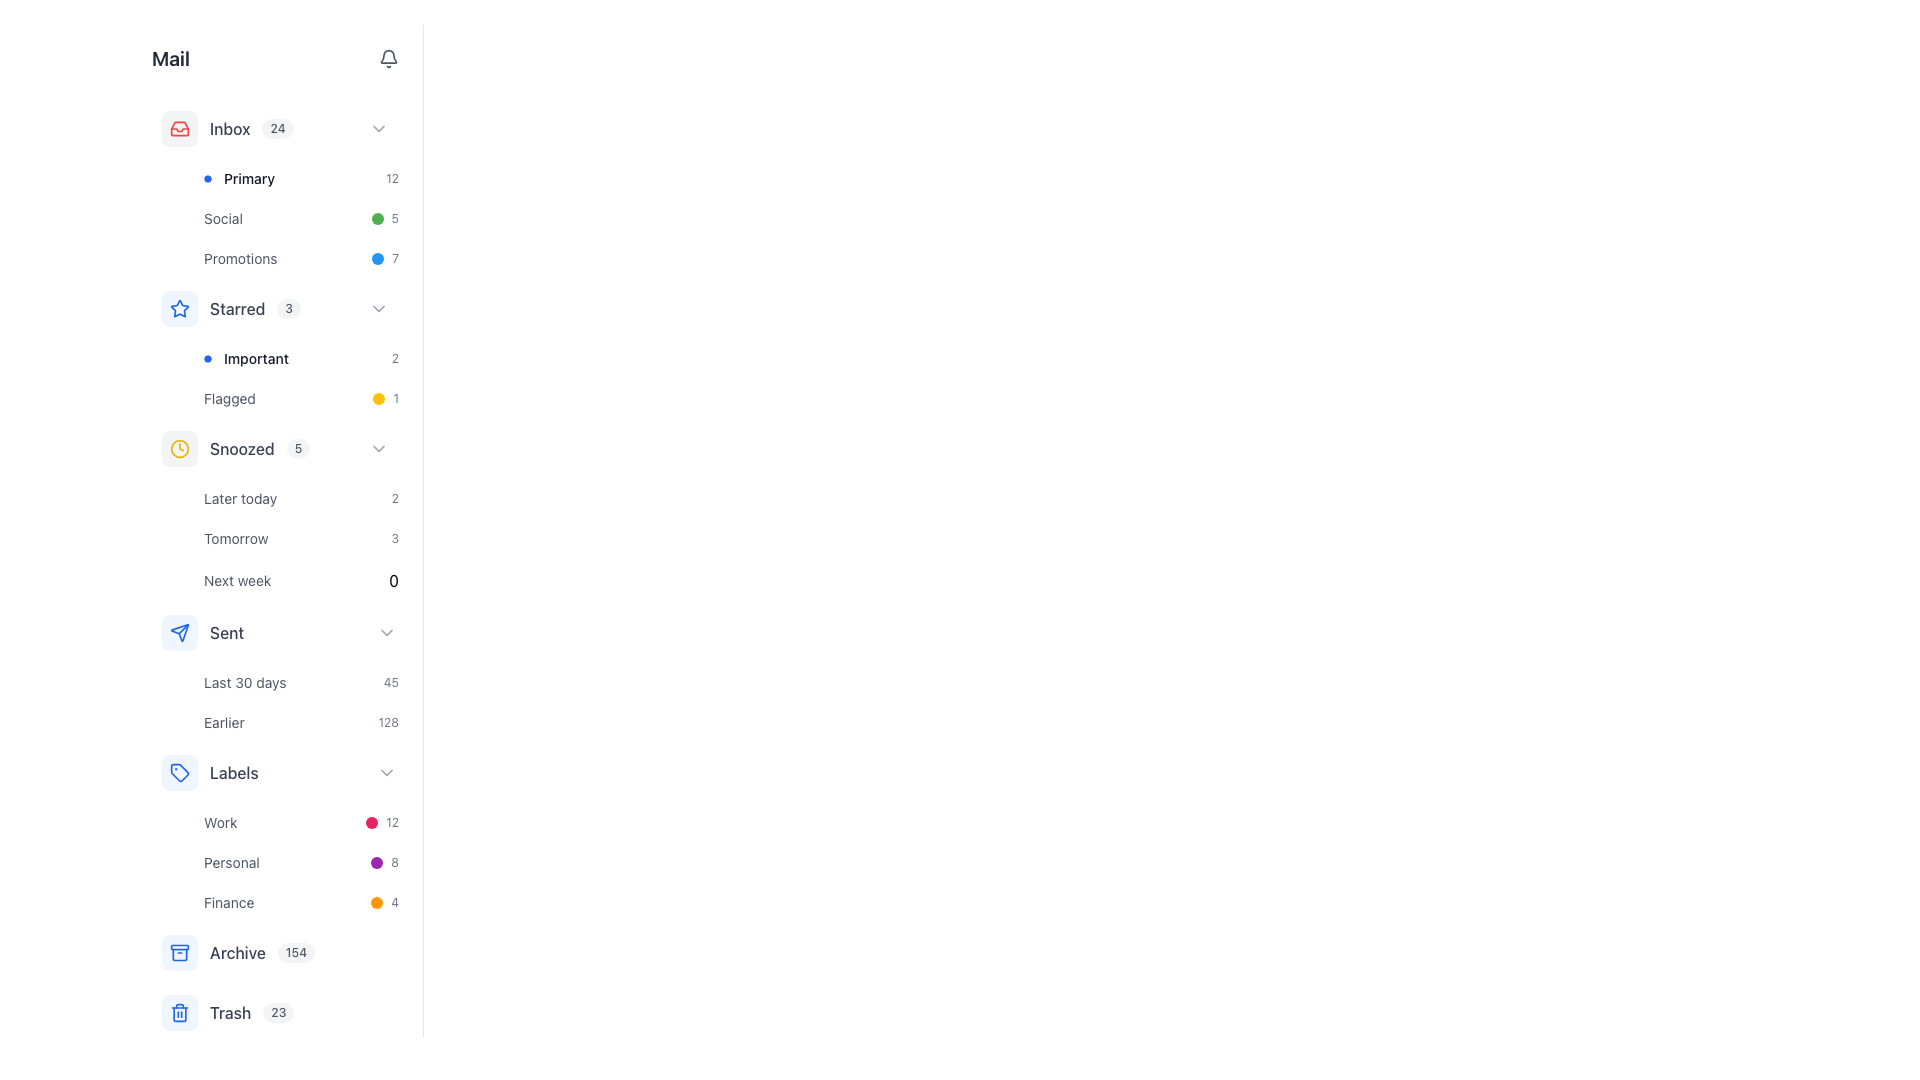 This screenshot has height=1080, width=1920. Describe the element at coordinates (180, 771) in the screenshot. I see `the 'Labels' icon located in the sidebar menu, positioned between the 'Sent' section and the 'Archive' section` at that location.